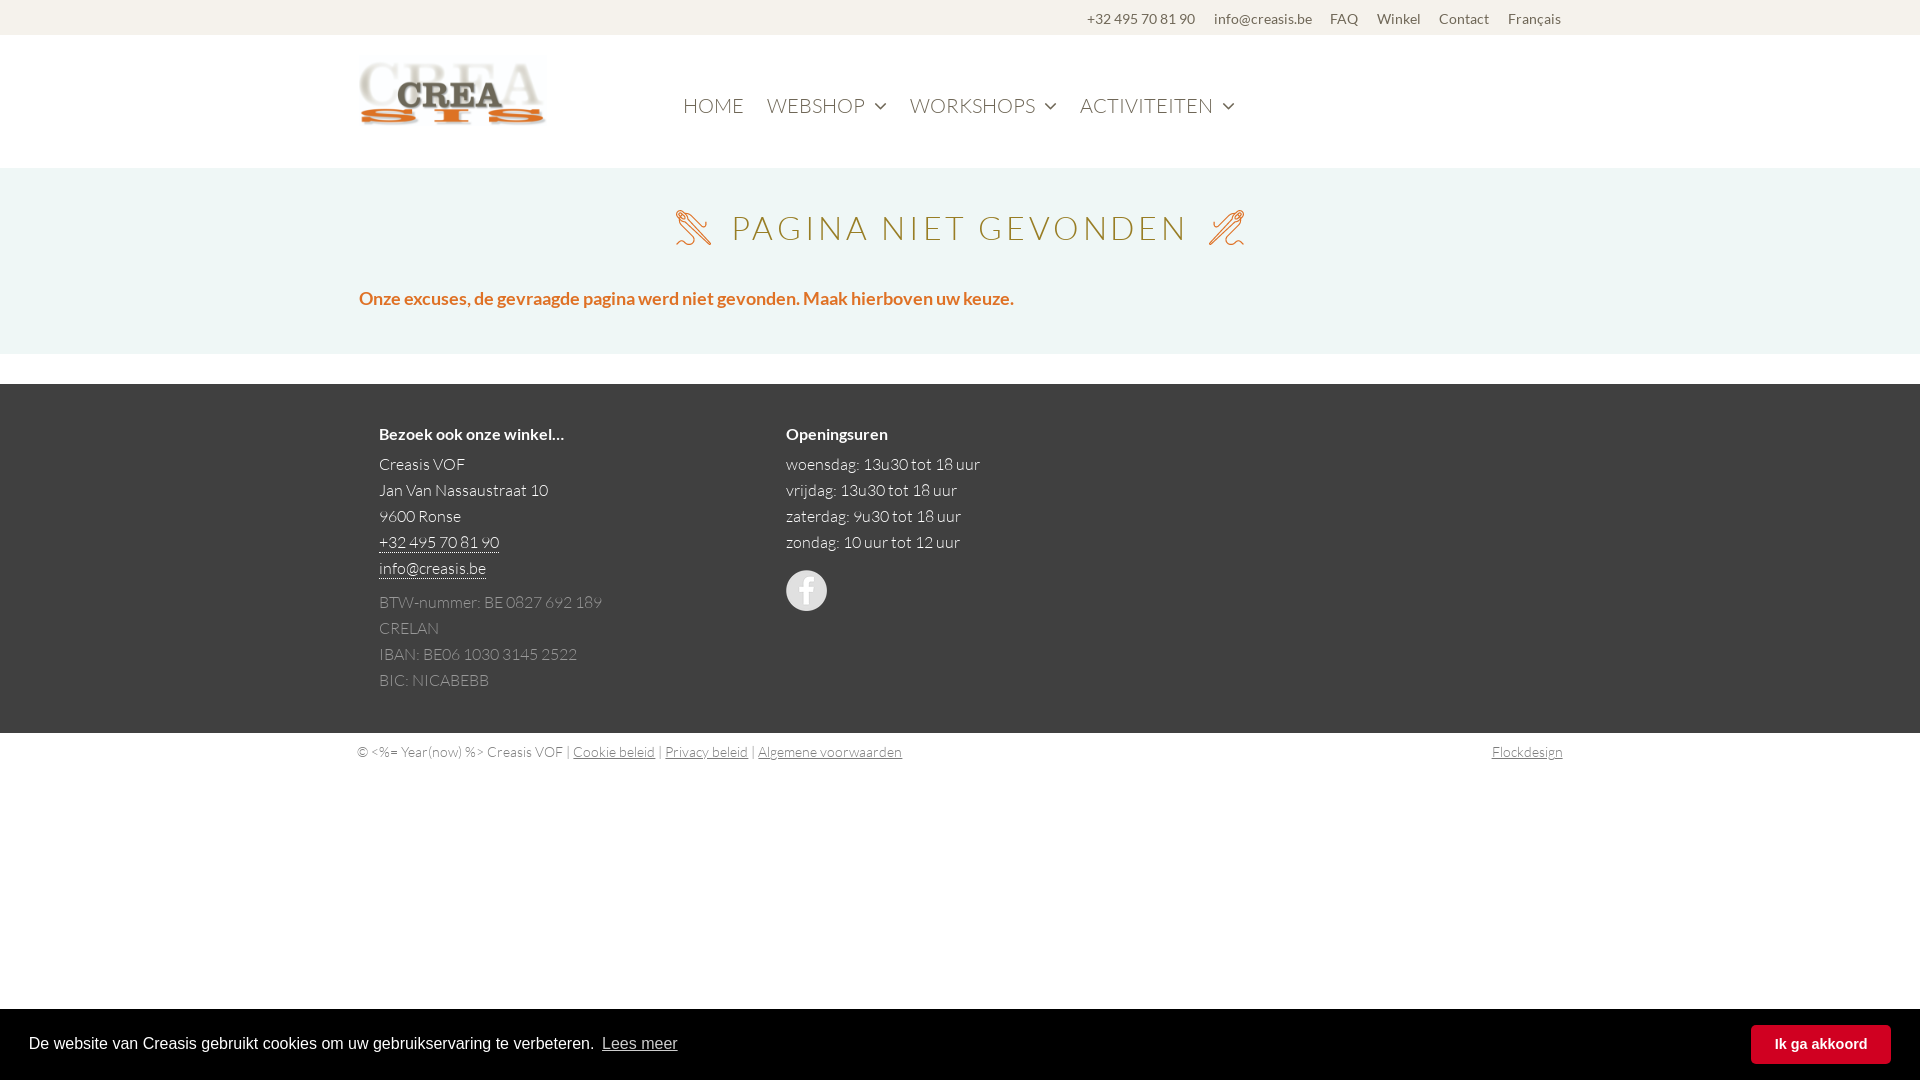 The height and width of the screenshot is (1080, 1920). I want to click on 'Ik ga akkoord', so click(1820, 1043).